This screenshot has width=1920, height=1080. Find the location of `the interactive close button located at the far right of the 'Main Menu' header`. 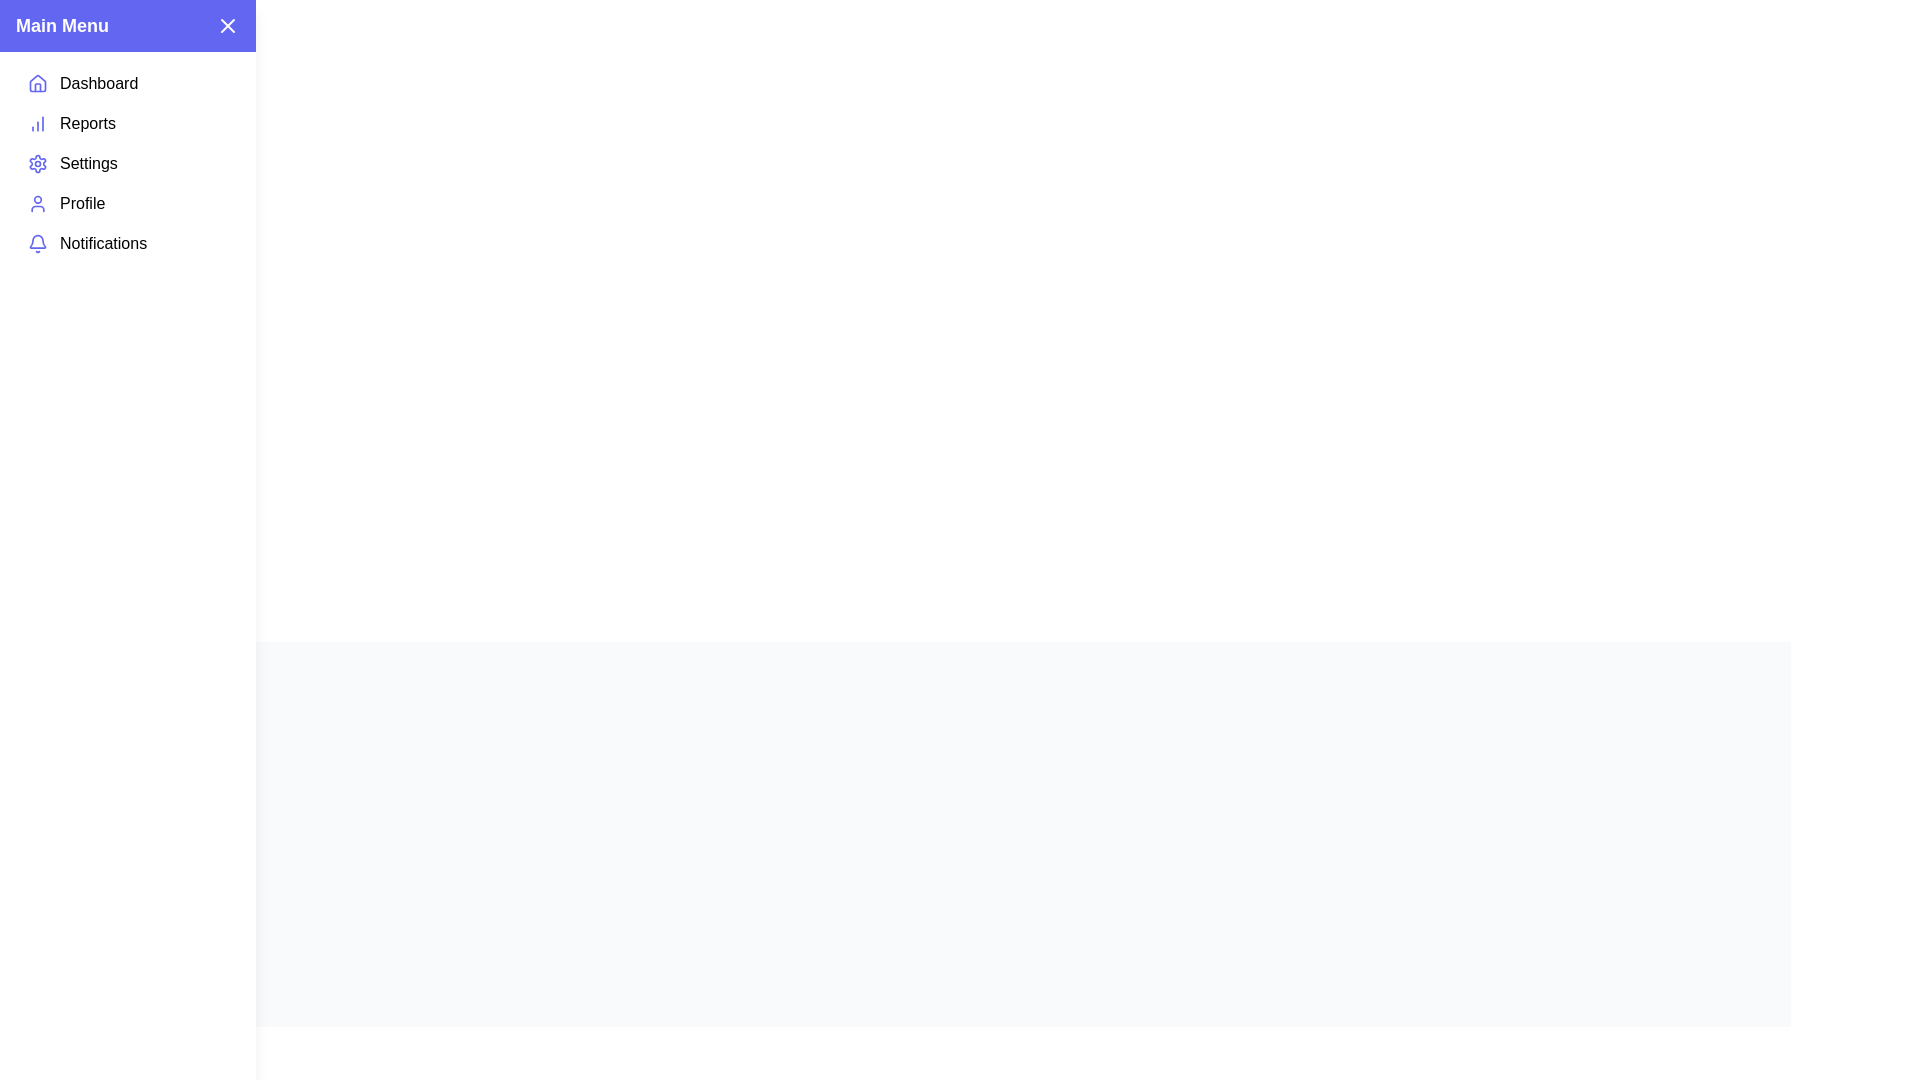

the interactive close button located at the far right of the 'Main Menu' header is located at coordinates (227, 26).